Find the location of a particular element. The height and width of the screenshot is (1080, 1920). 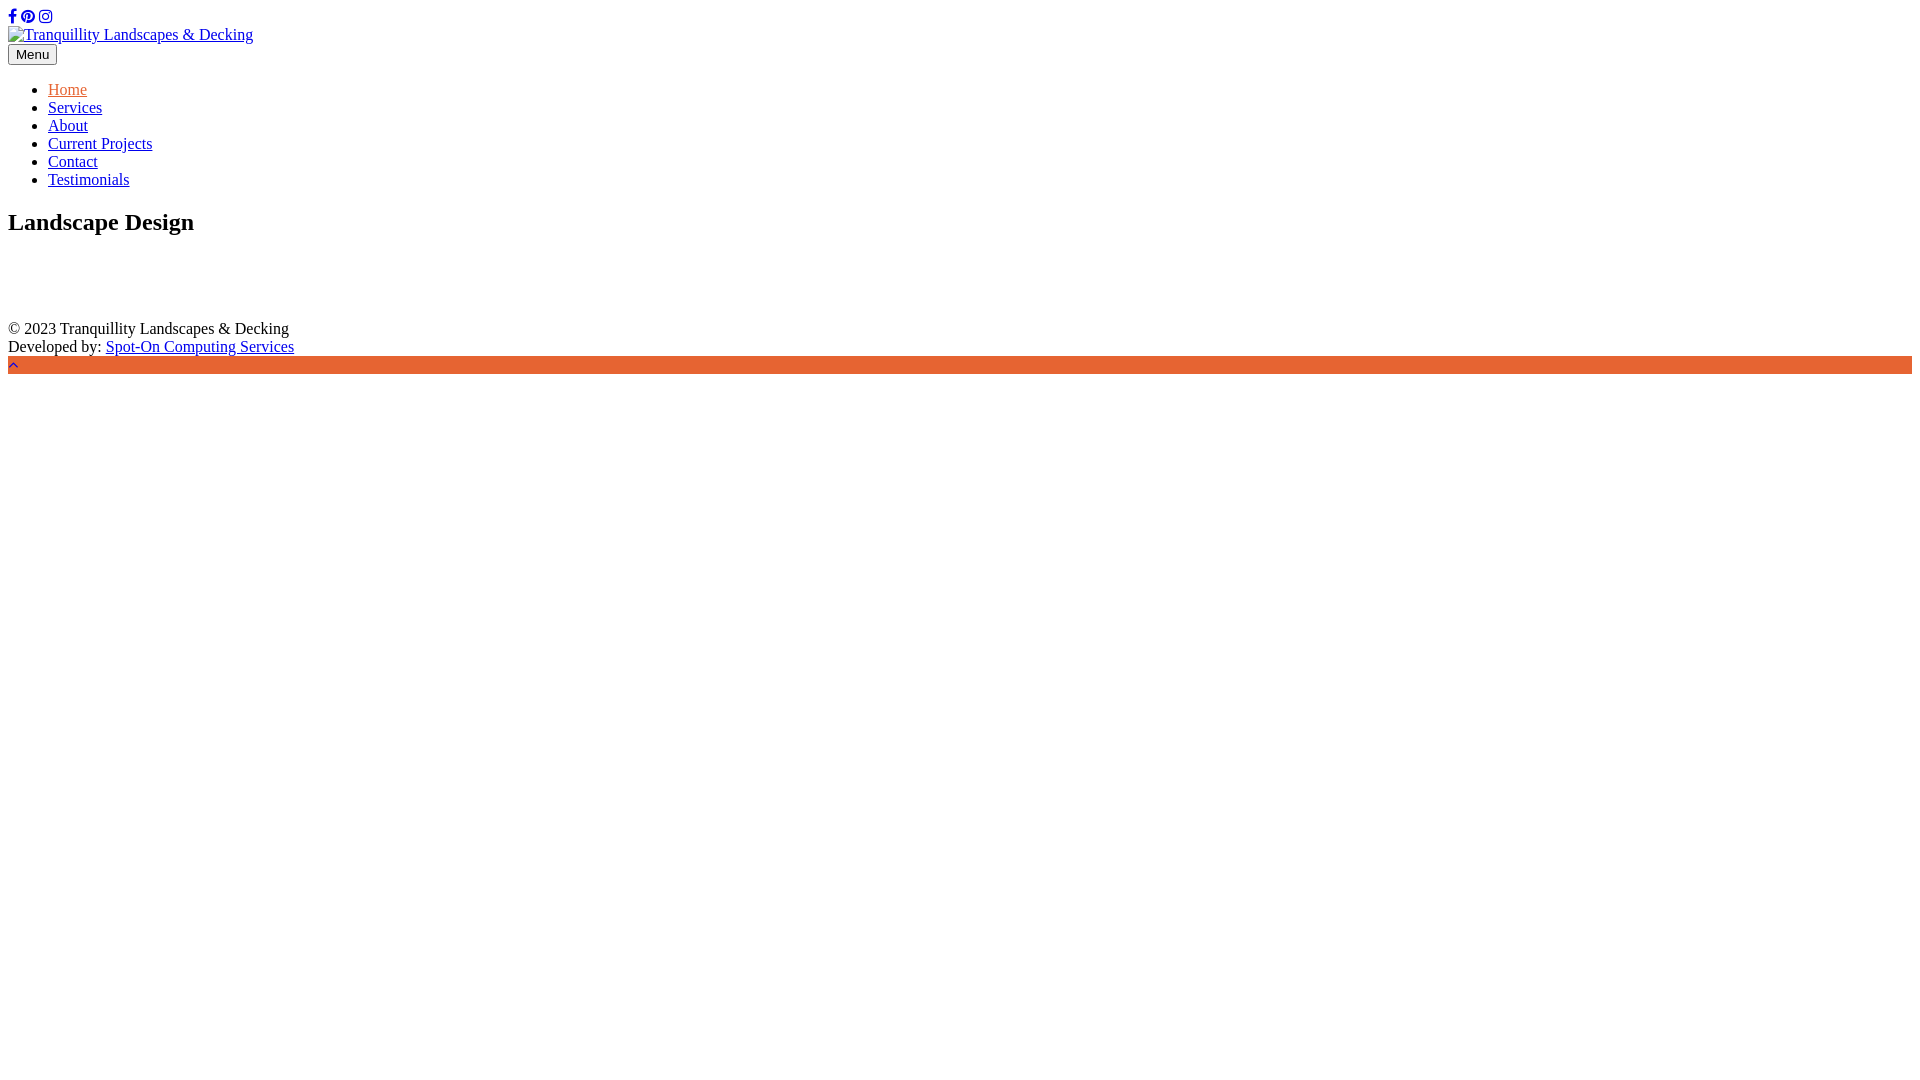

'Skip to content' is located at coordinates (7, 7).